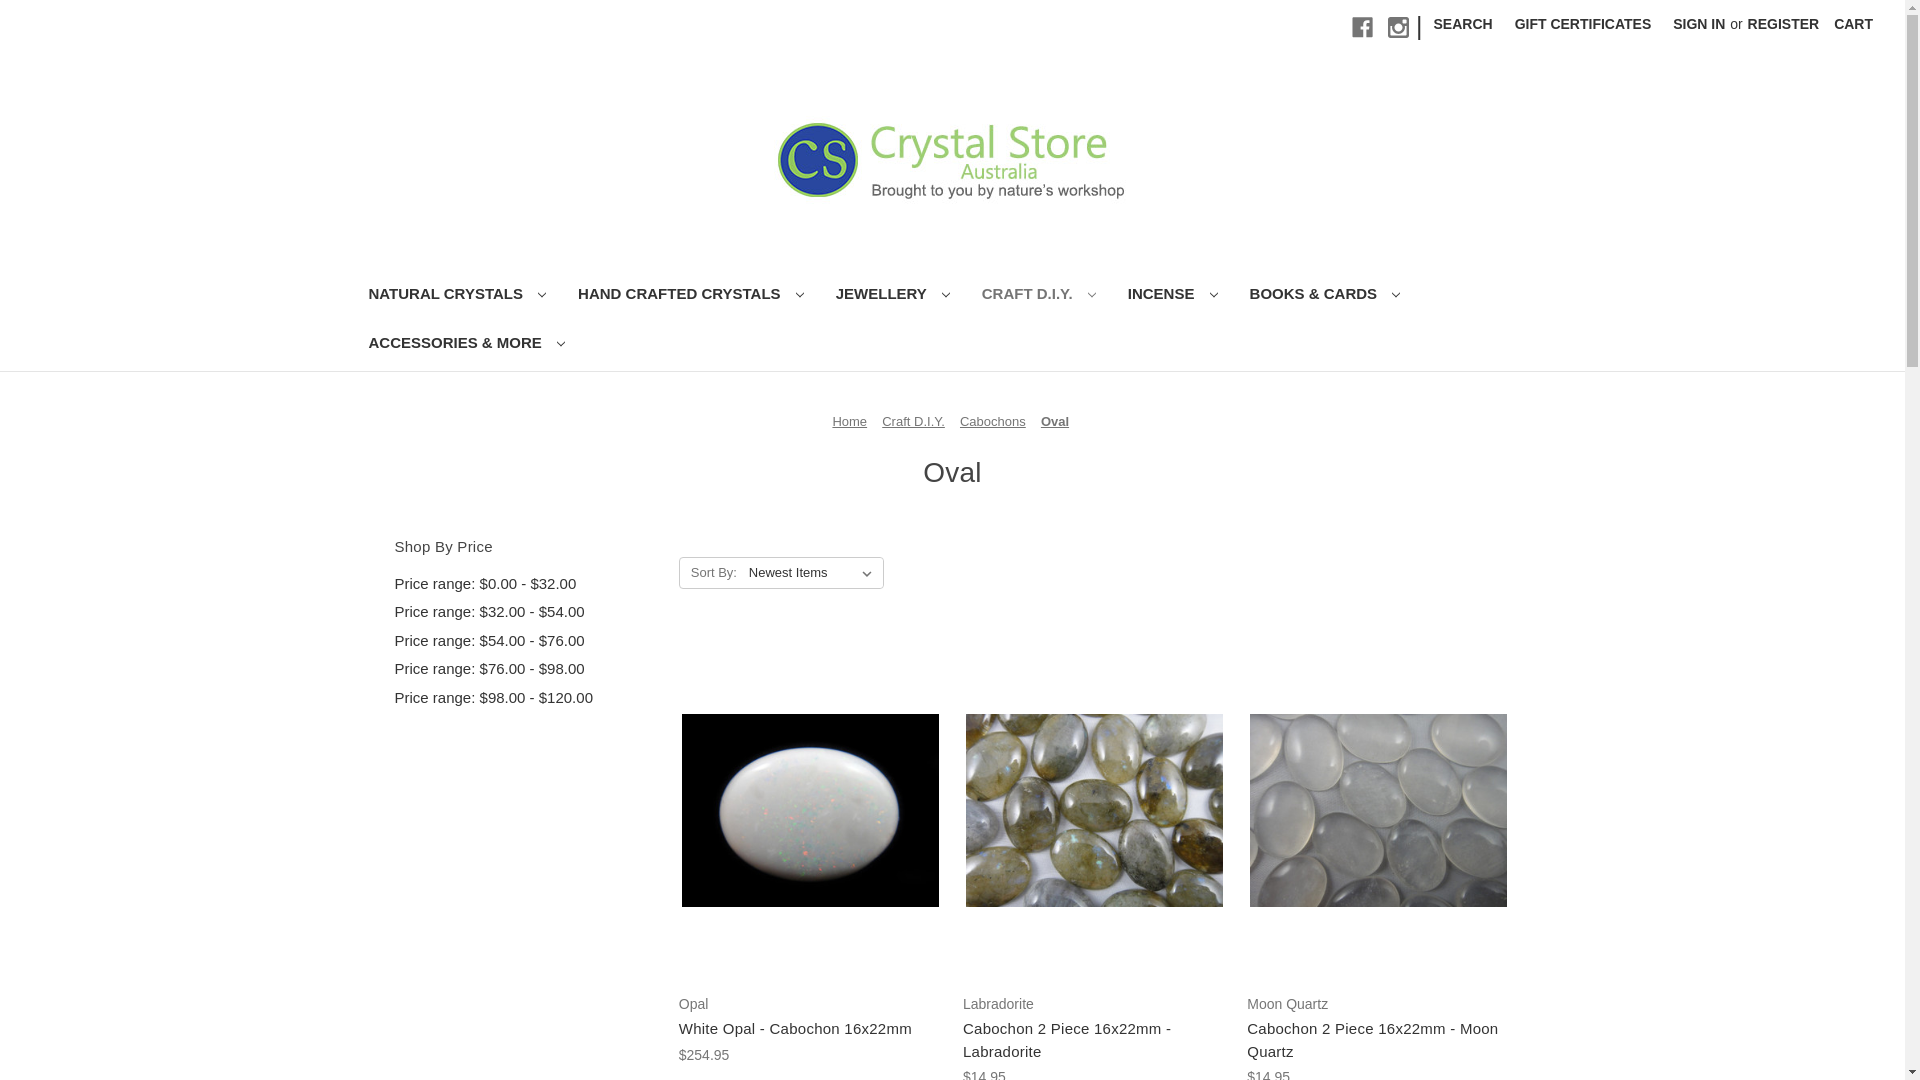  What do you see at coordinates (1111, 296) in the screenshot?
I see `'INCENSE'` at bounding box center [1111, 296].